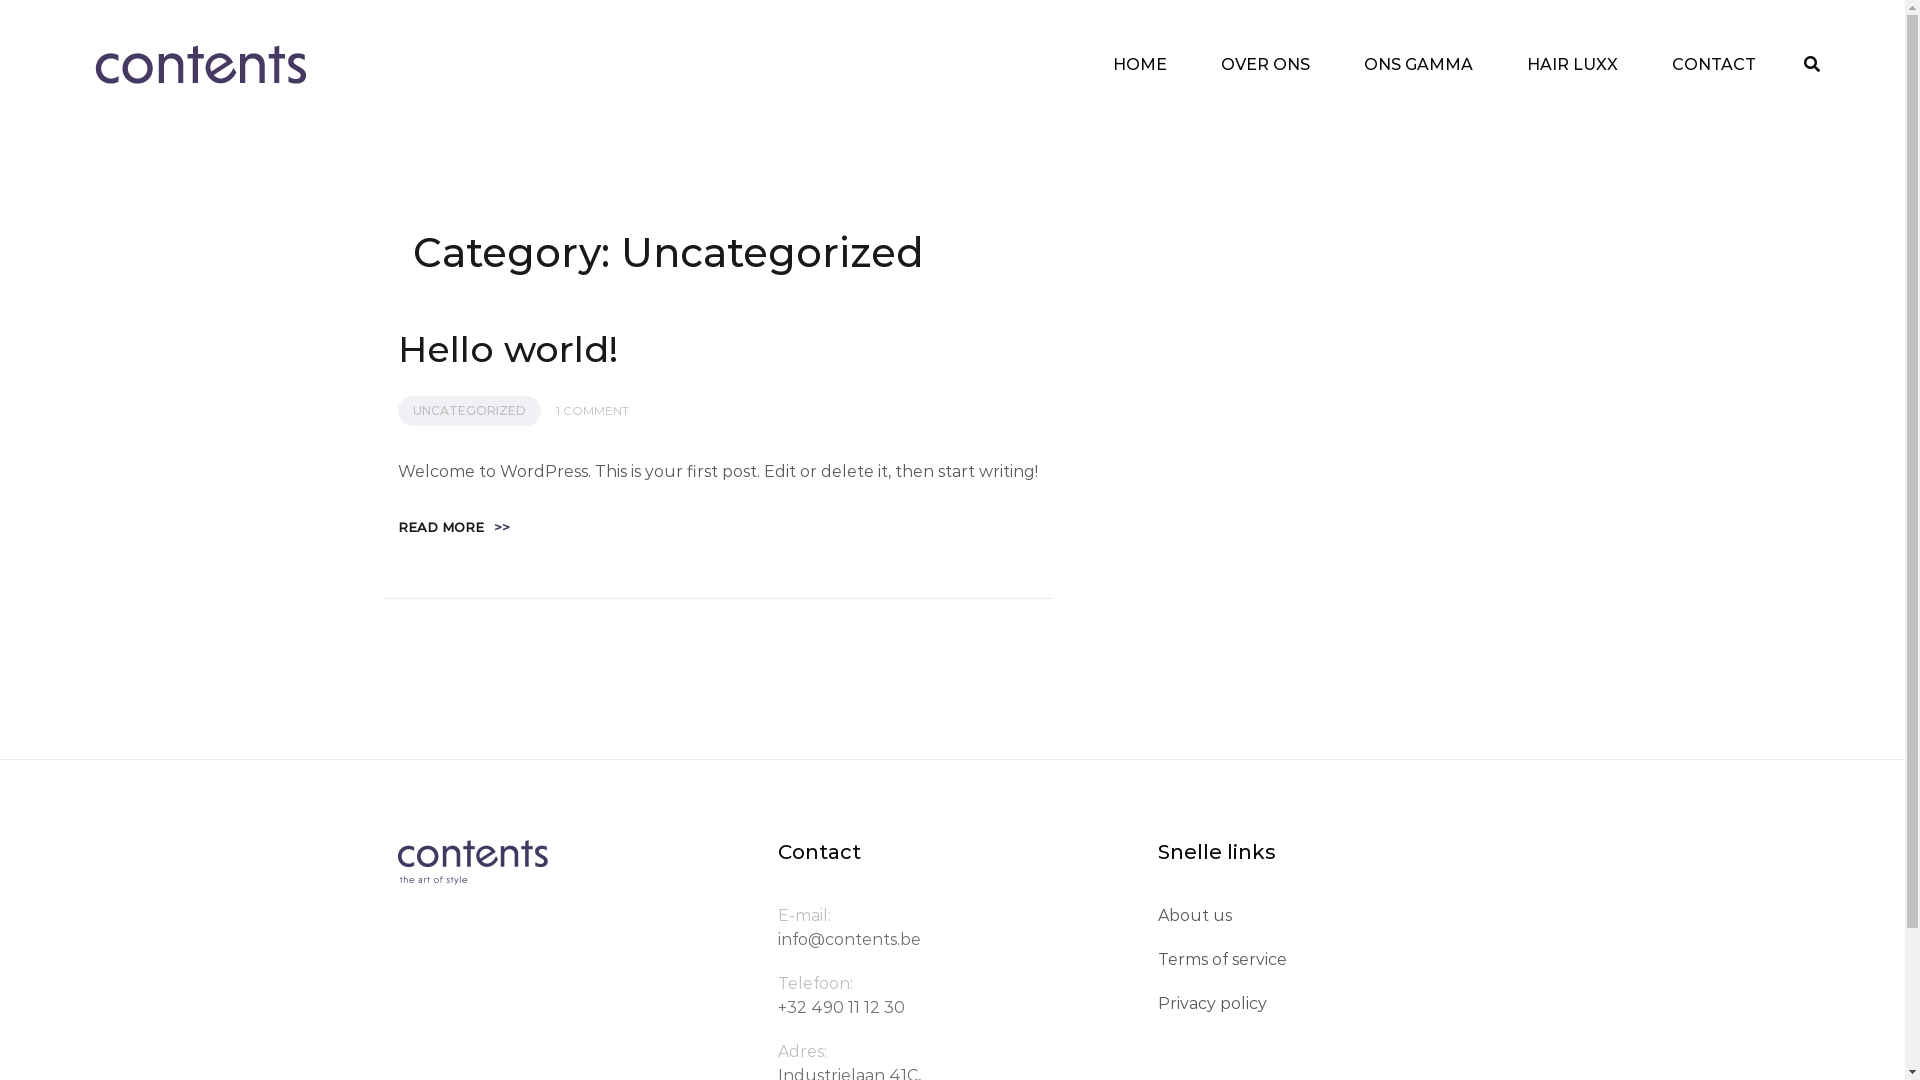 The height and width of the screenshot is (1080, 1920). What do you see at coordinates (453, 527) in the screenshot?
I see `'READ MORE>>'` at bounding box center [453, 527].